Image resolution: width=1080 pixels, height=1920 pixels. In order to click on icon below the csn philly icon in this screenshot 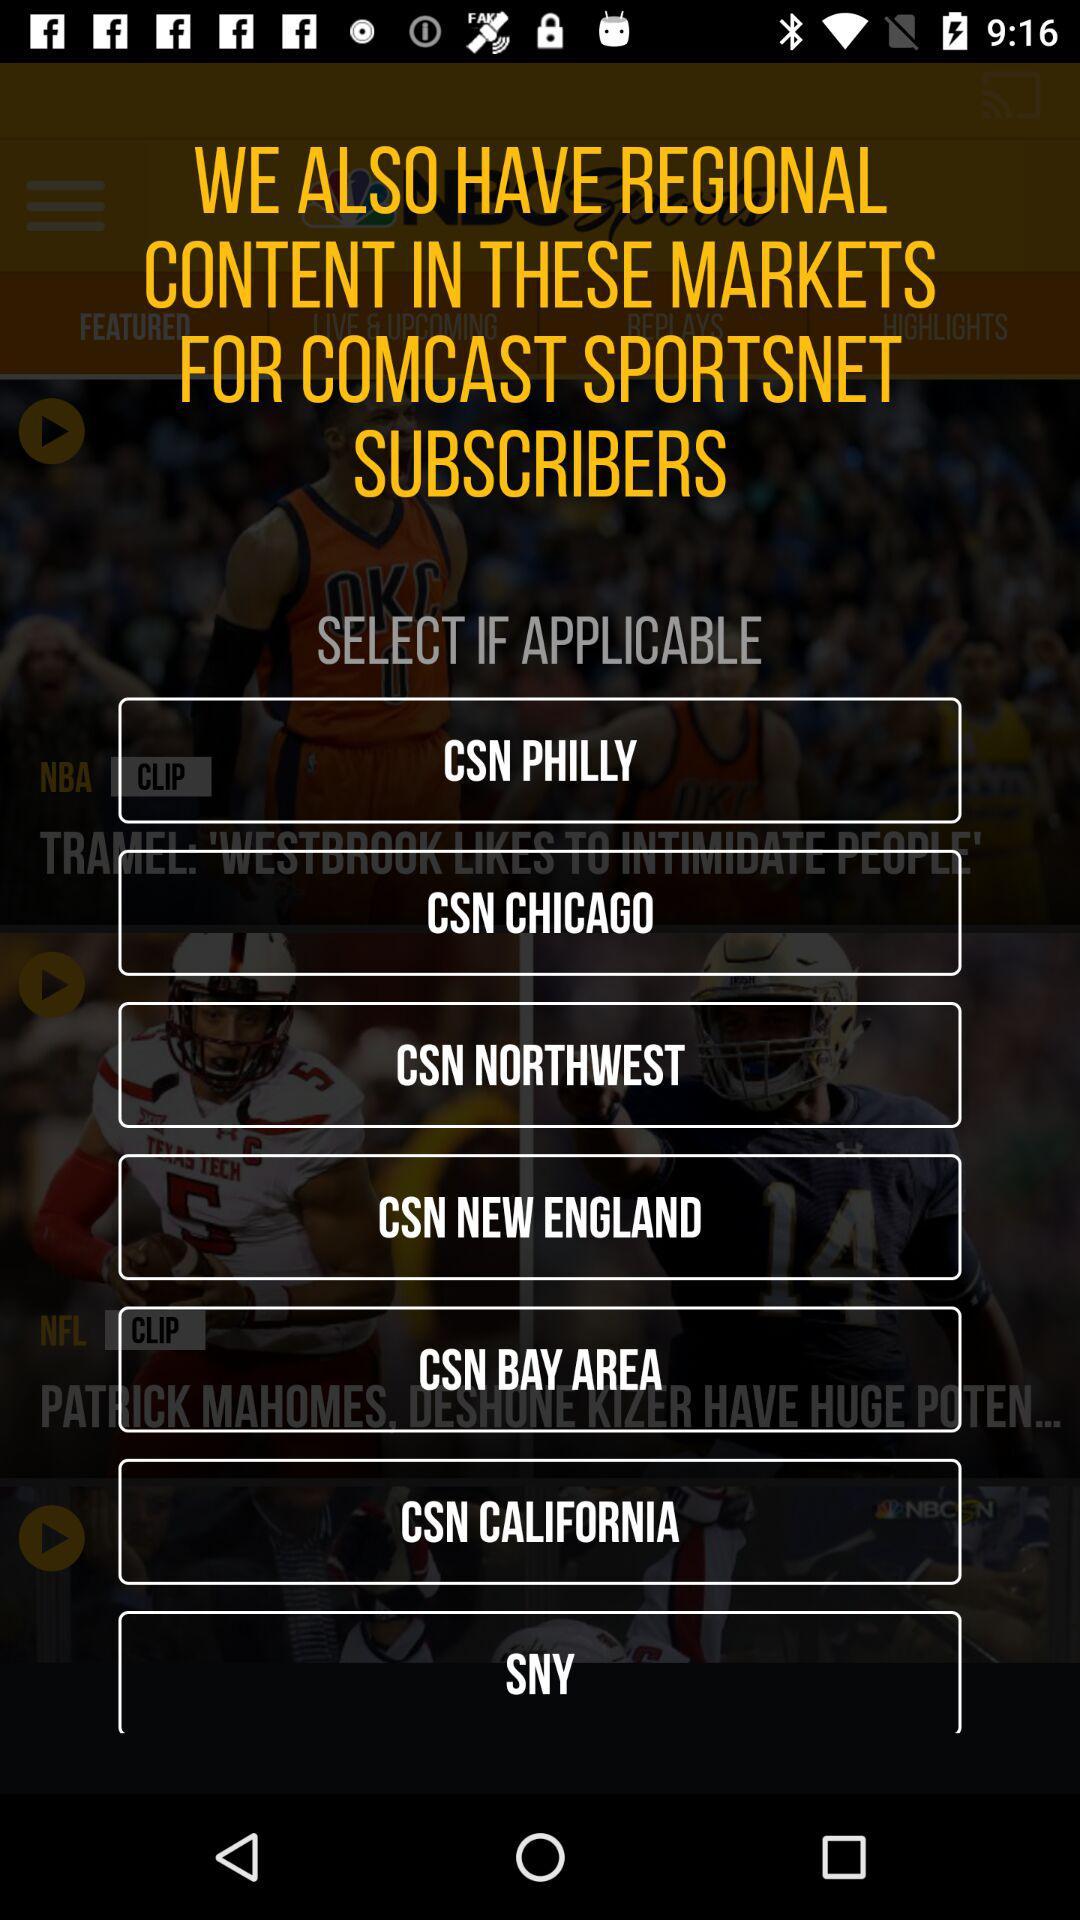, I will do `click(540, 911)`.